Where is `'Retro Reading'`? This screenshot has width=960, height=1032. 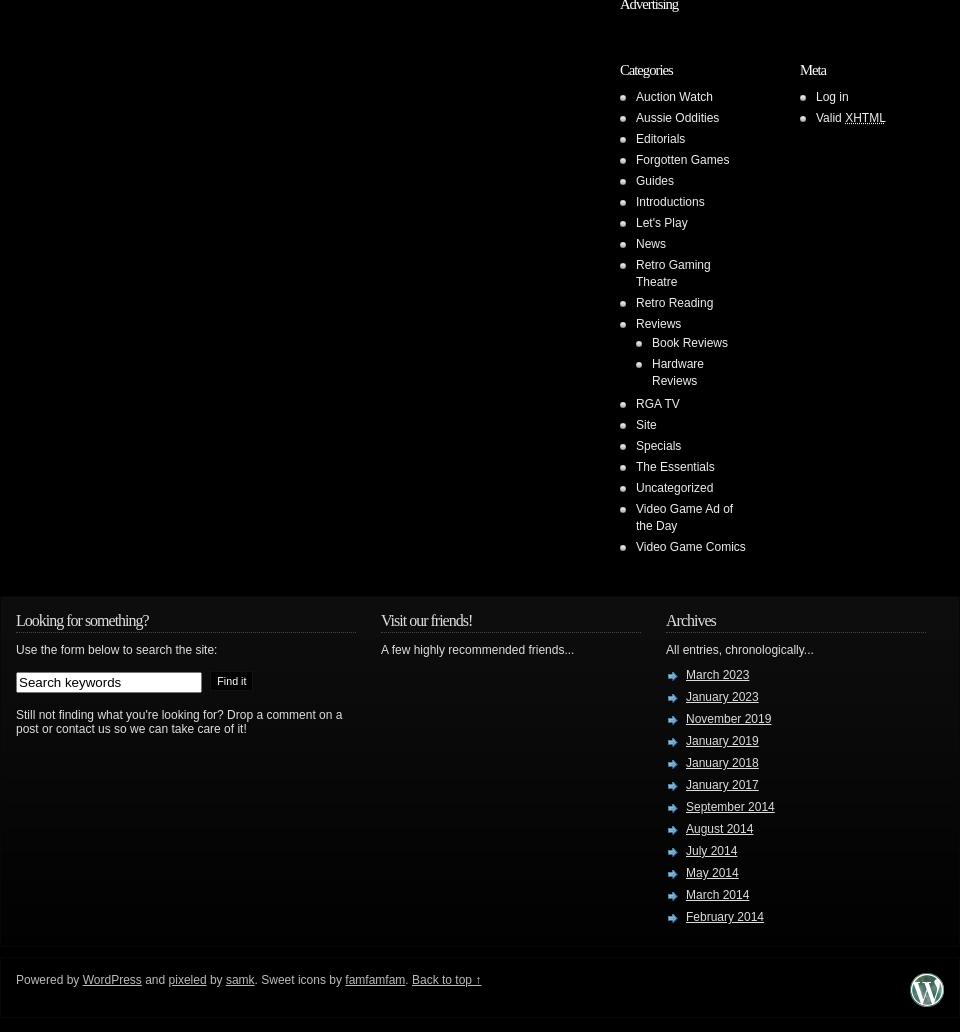
'Retro Reading' is located at coordinates (674, 302).